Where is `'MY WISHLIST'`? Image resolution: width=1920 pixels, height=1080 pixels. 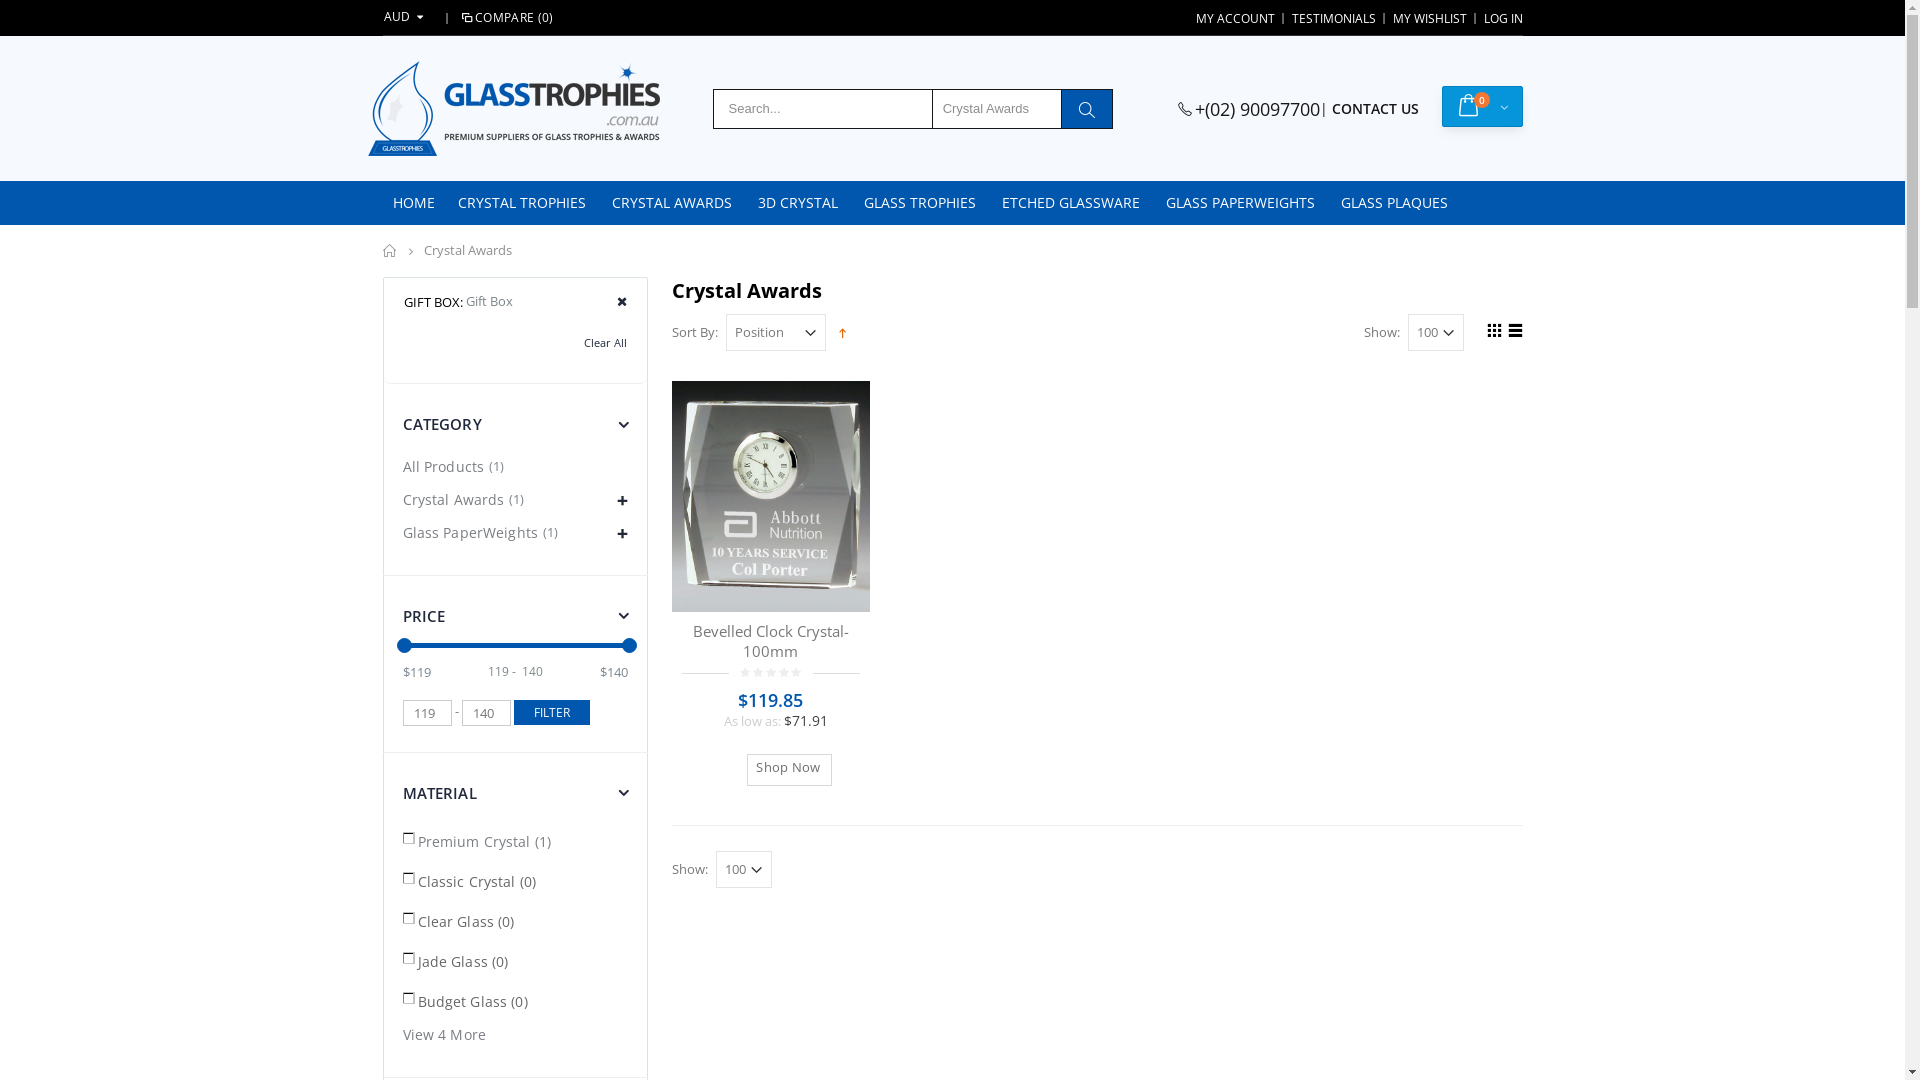
'MY WISHLIST' is located at coordinates (1428, 18).